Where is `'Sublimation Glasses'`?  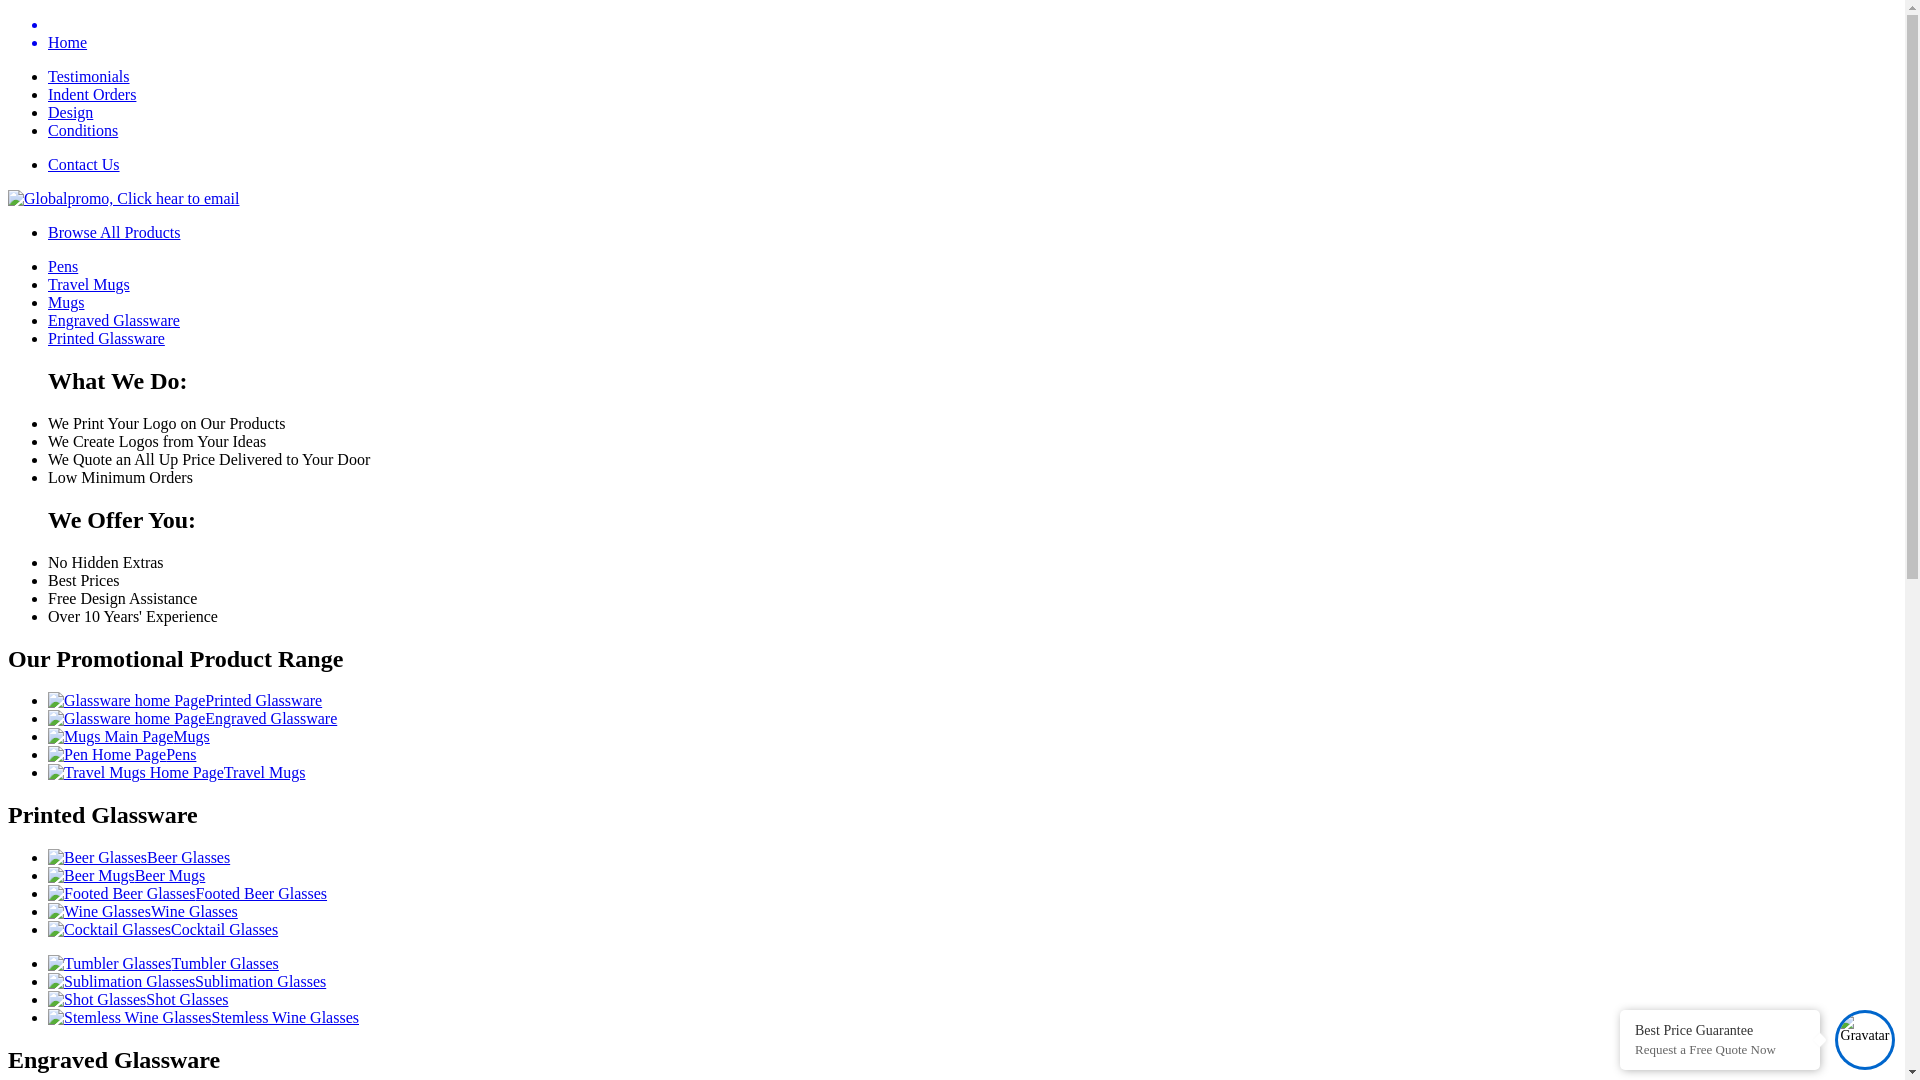
'Sublimation Glasses' is located at coordinates (187, 980).